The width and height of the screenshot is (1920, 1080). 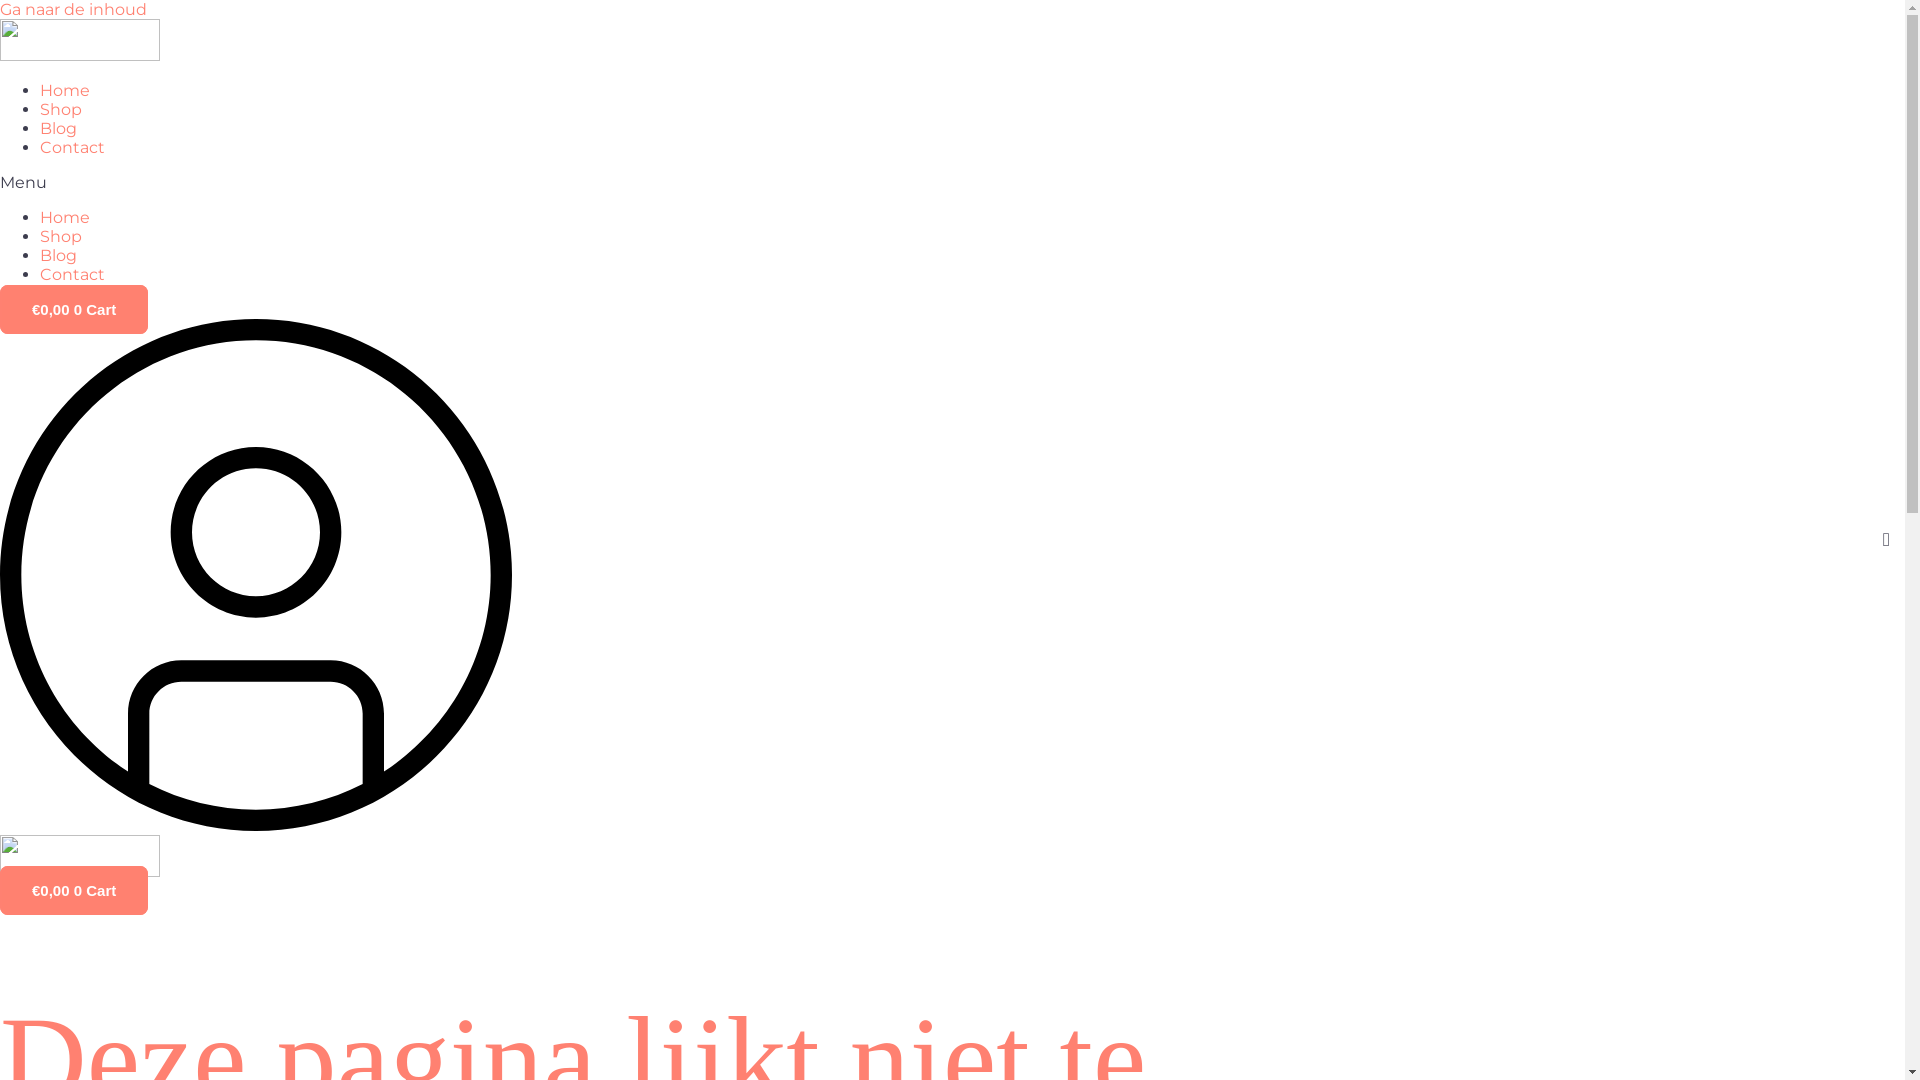 What do you see at coordinates (73, 9) in the screenshot?
I see `'Ga naar de inhoud'` at bounding box center [73, 9].